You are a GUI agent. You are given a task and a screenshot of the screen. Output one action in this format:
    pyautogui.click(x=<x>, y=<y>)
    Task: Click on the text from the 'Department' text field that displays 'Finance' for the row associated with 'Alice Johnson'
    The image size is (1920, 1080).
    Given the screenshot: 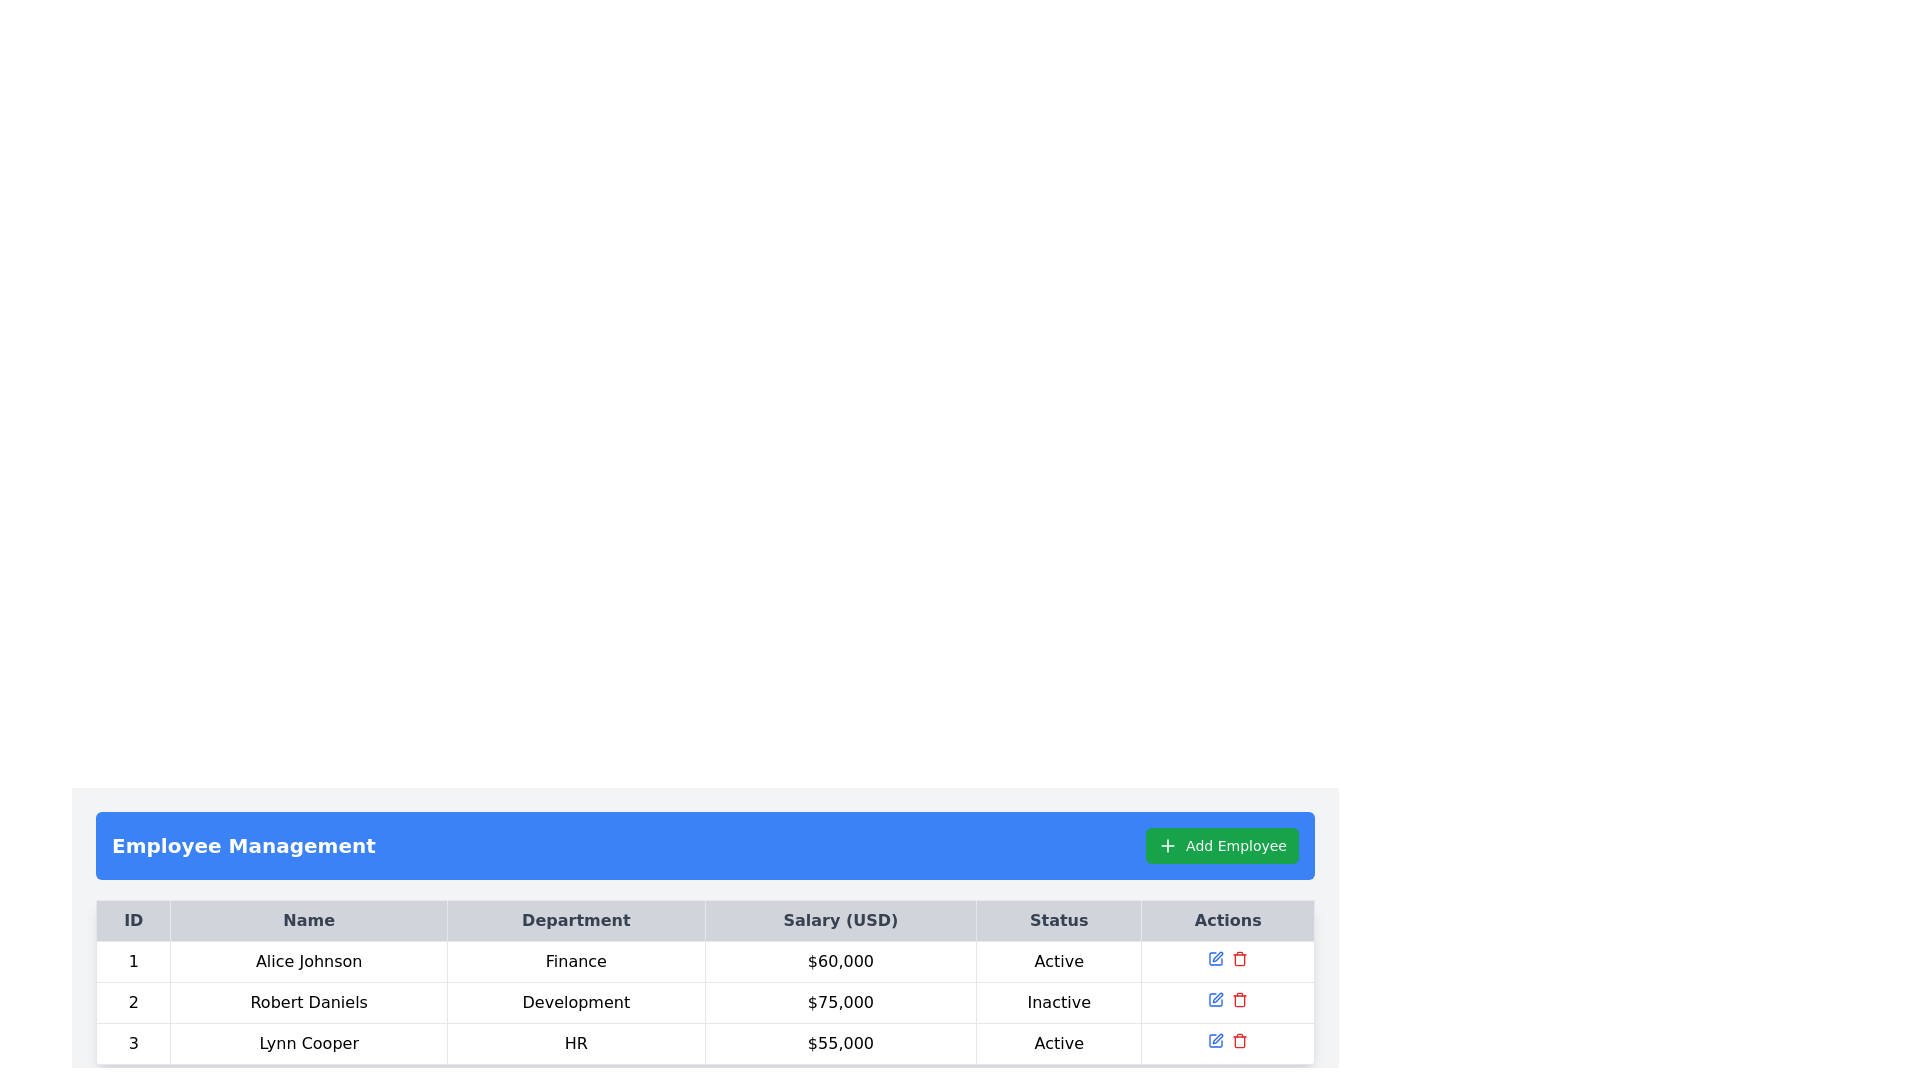 What is the action you would take?
    pyautogui.click(x=575, y=960)
    